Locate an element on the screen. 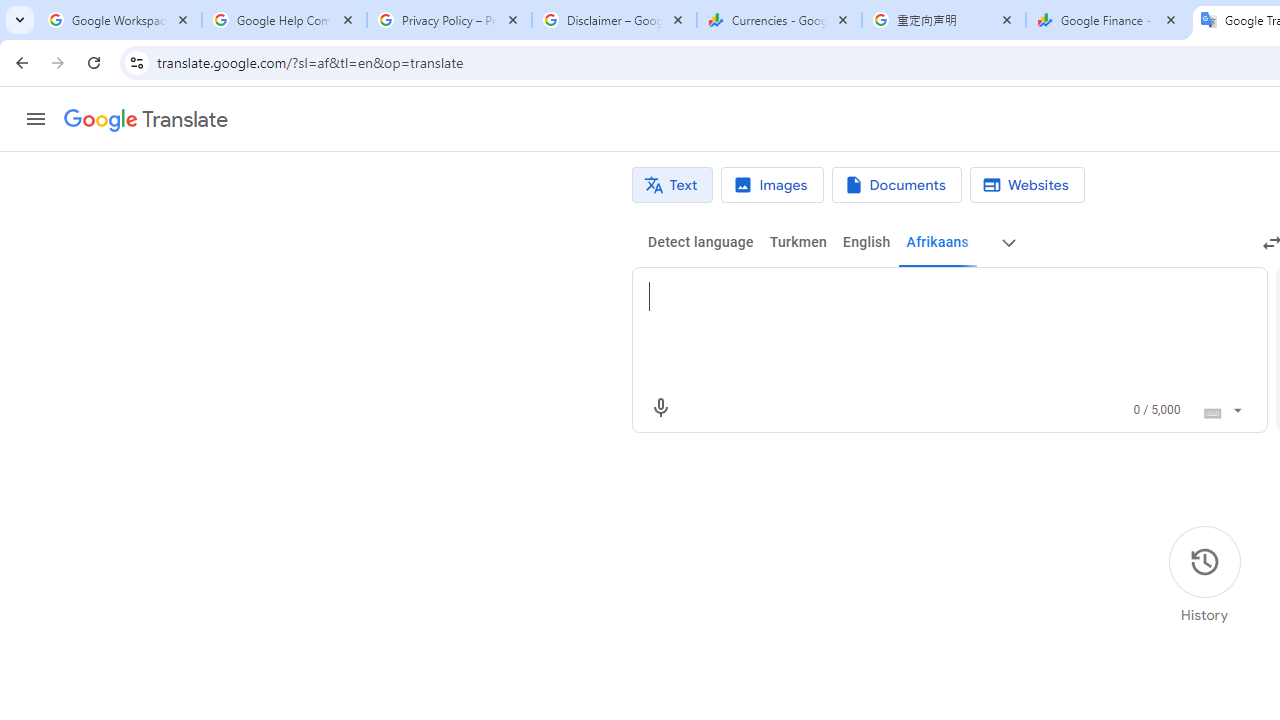 Image resolution: width=1280 pixels, height=720 pixels. 'Translate by voice' is located at coordinates (660, 406).